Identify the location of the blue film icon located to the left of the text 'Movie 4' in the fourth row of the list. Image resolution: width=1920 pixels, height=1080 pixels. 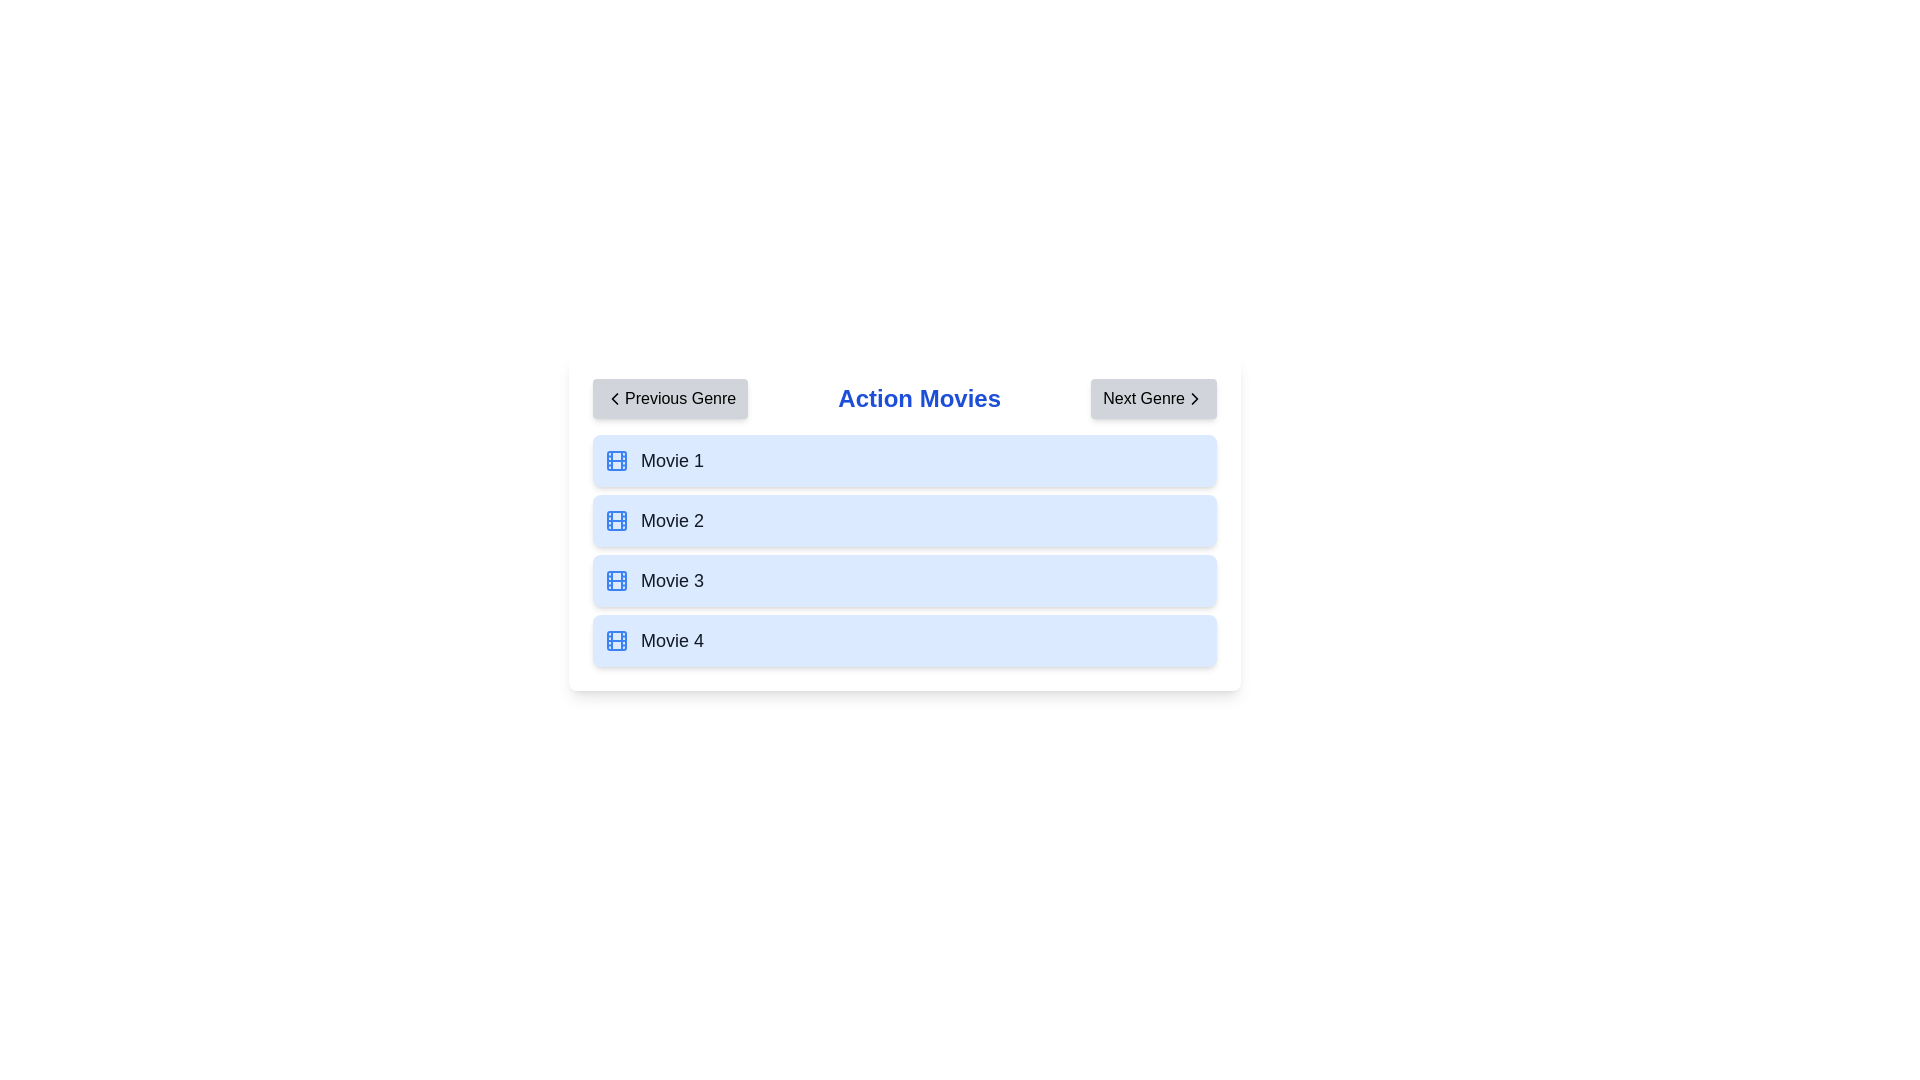
(616, 640).